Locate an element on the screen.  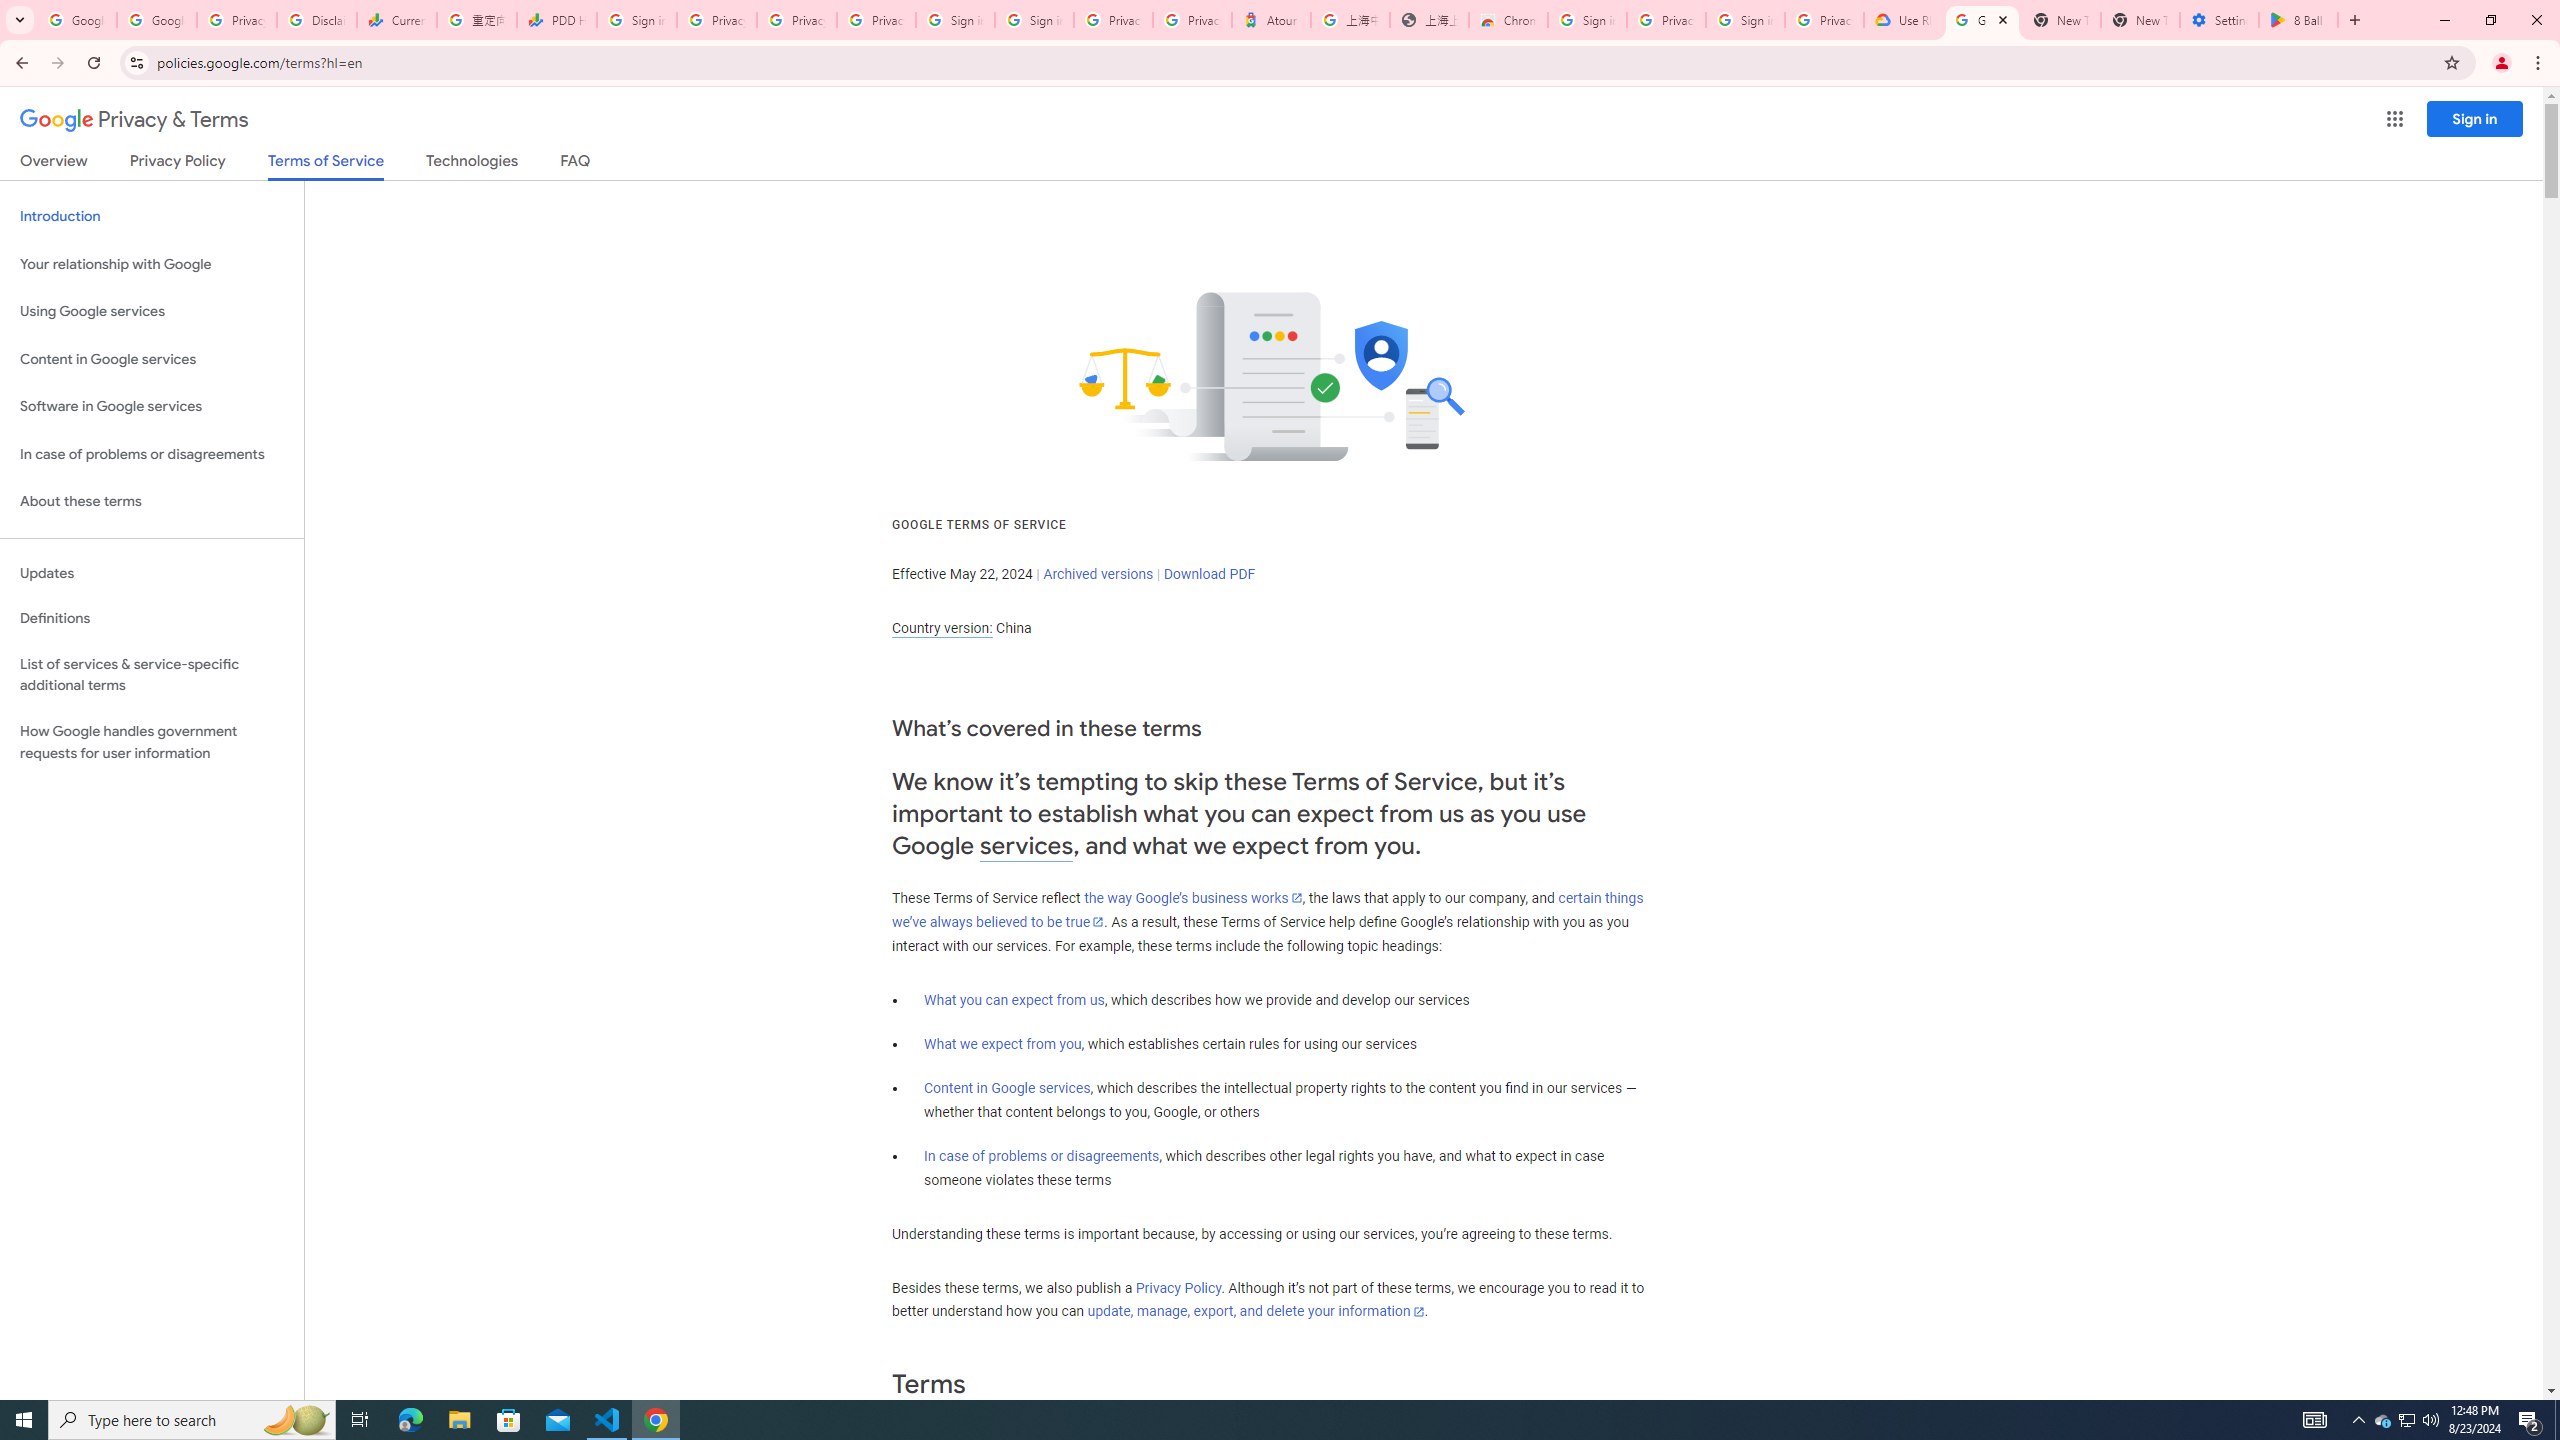
'FAQ' is located at coordinates (575, 164).